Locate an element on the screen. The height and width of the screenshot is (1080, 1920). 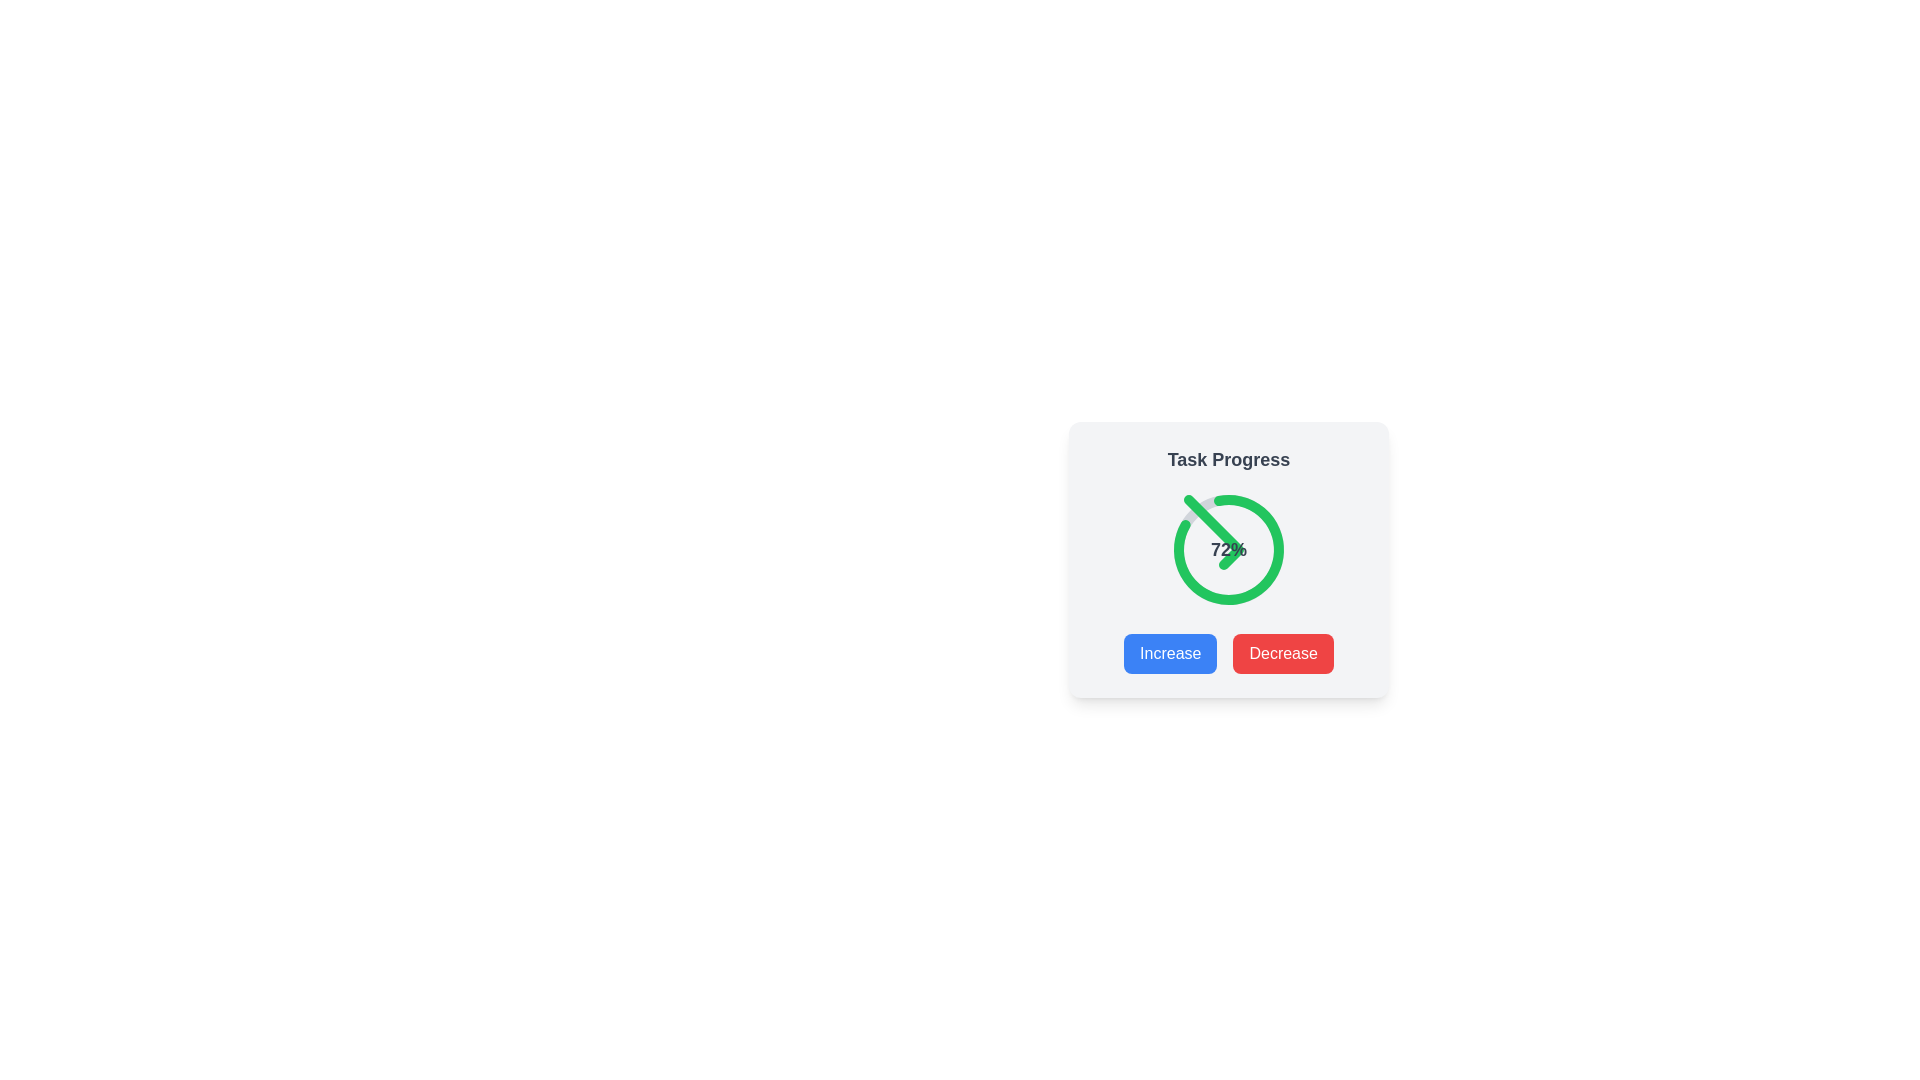
the blue 'Increase' button located at the bottom left of the card is located at coordinates (1170, 654).